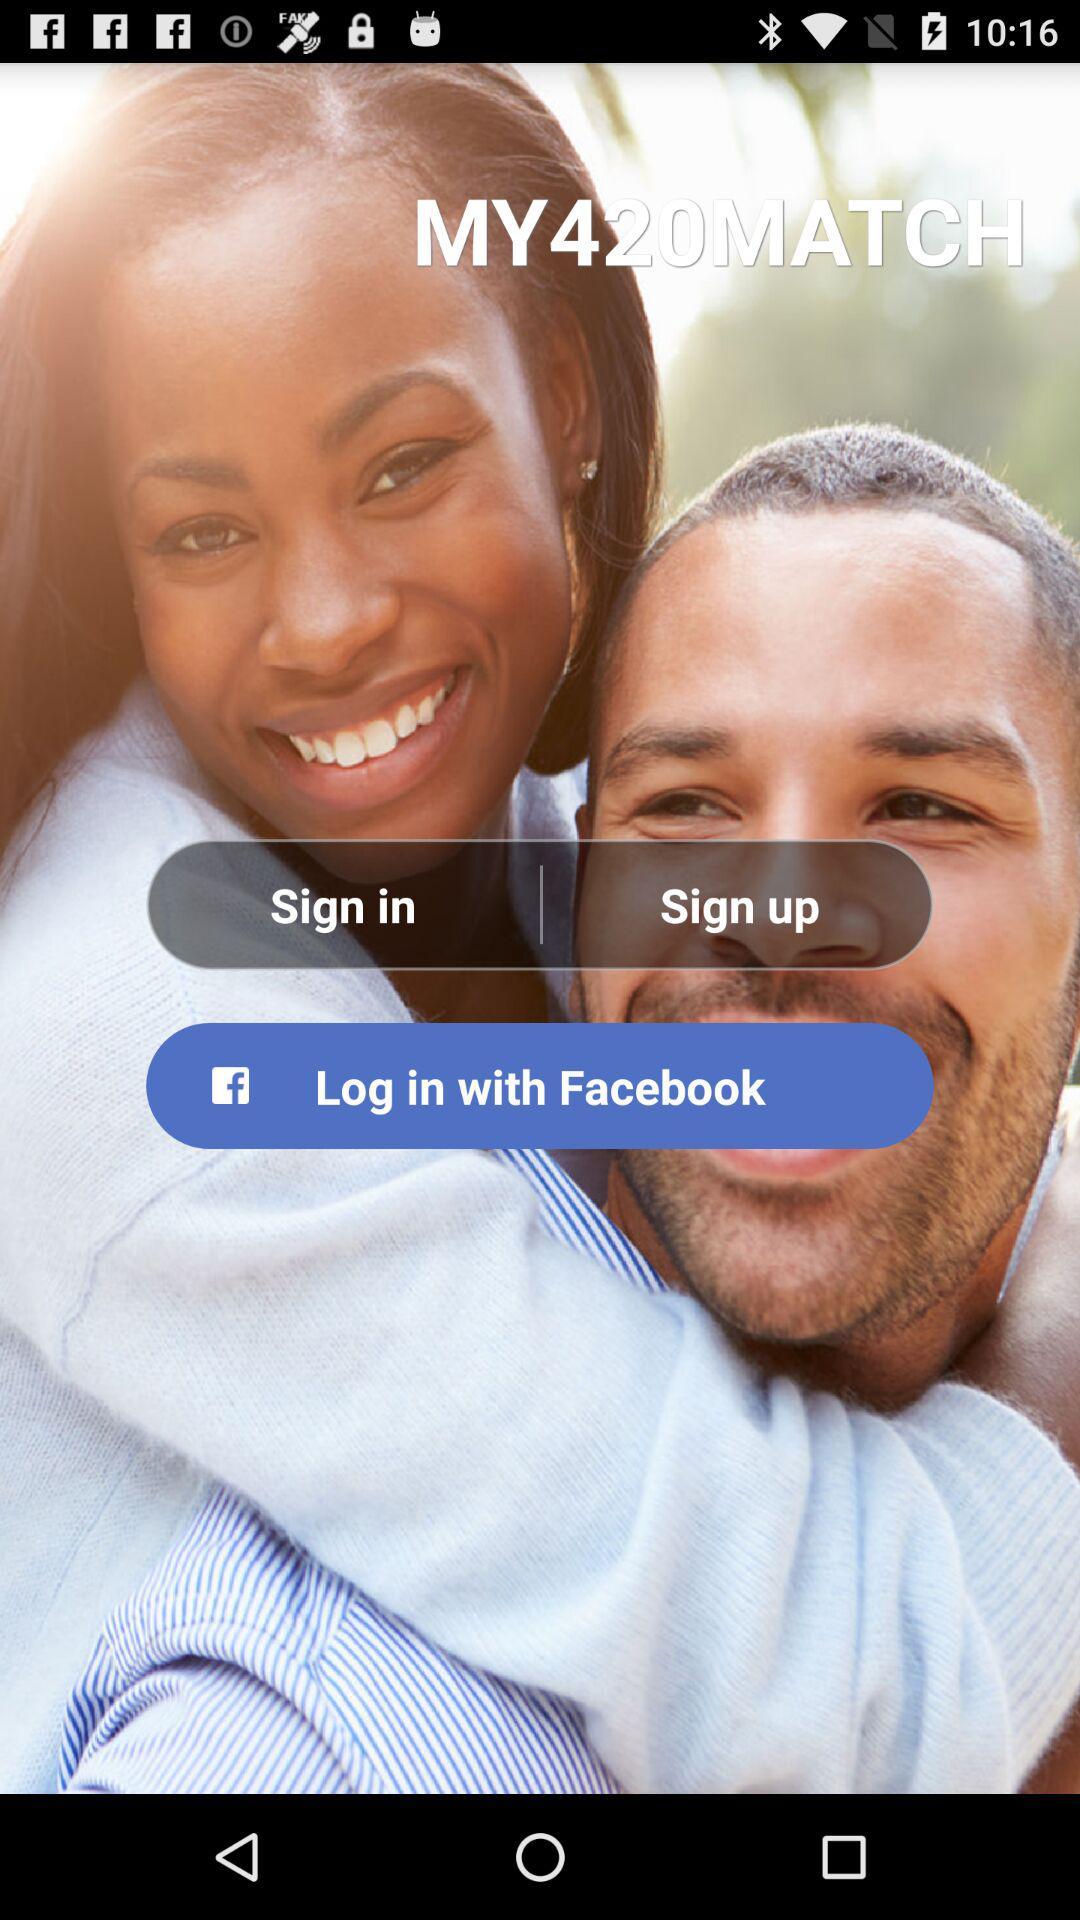 This screenshot has width=1080, height=1920. Describe the element at coordinates (738, 903) in the screenshot. I see `the item on the right` at that location.